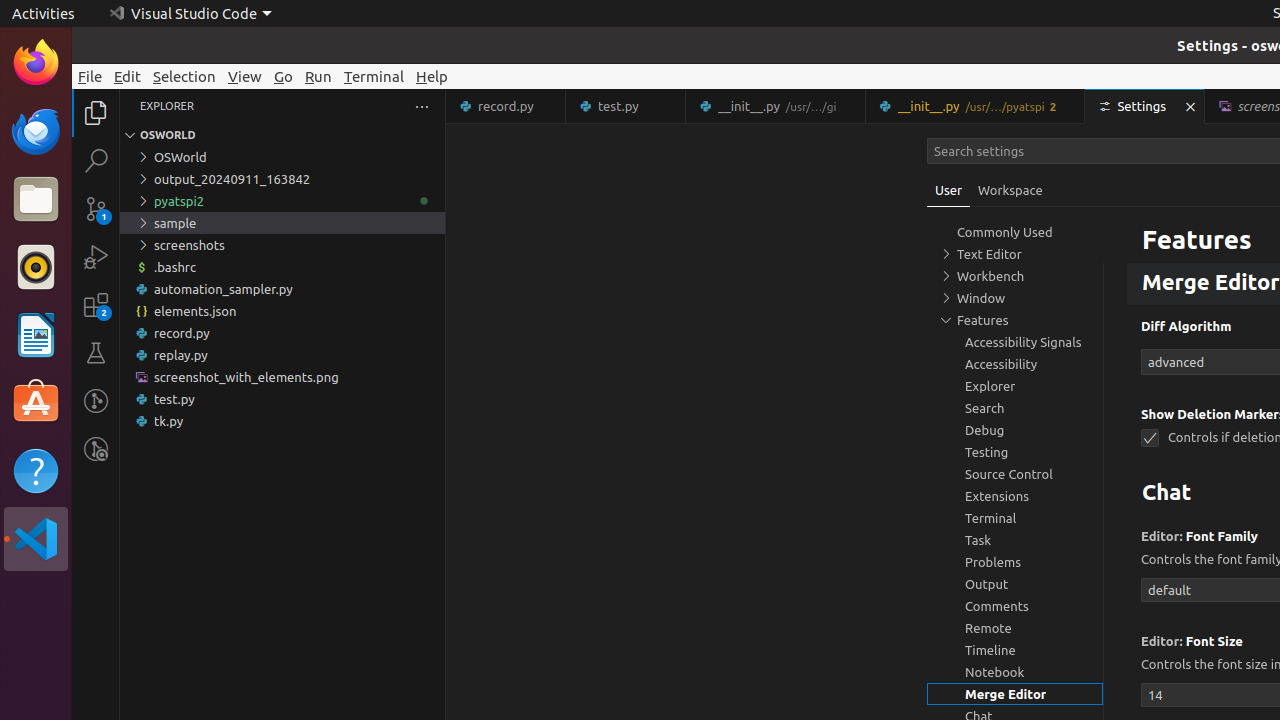  I want to click on 'Search (Ctrl+Shift+F)', so click(95, 159).